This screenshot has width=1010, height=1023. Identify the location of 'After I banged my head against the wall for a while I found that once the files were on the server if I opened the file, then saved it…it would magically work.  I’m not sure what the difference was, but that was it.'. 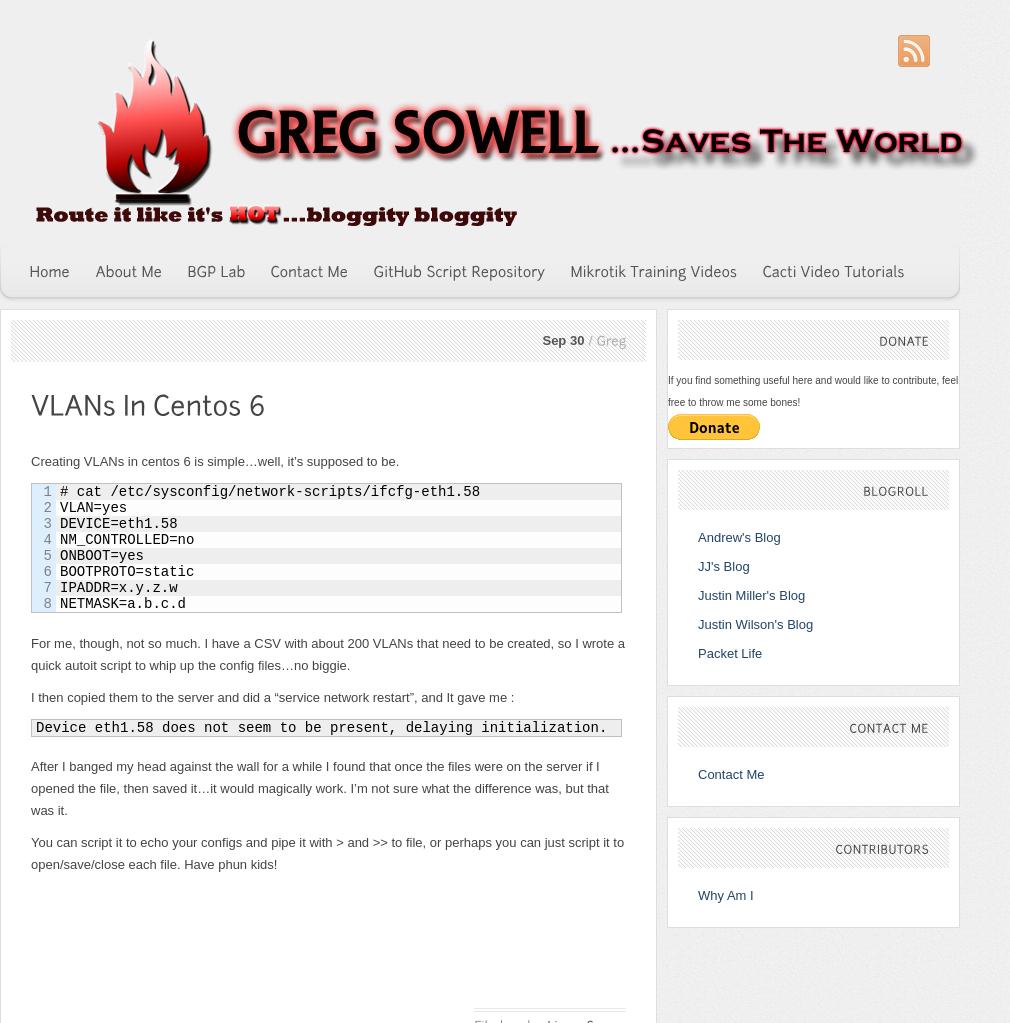
(319, 788).